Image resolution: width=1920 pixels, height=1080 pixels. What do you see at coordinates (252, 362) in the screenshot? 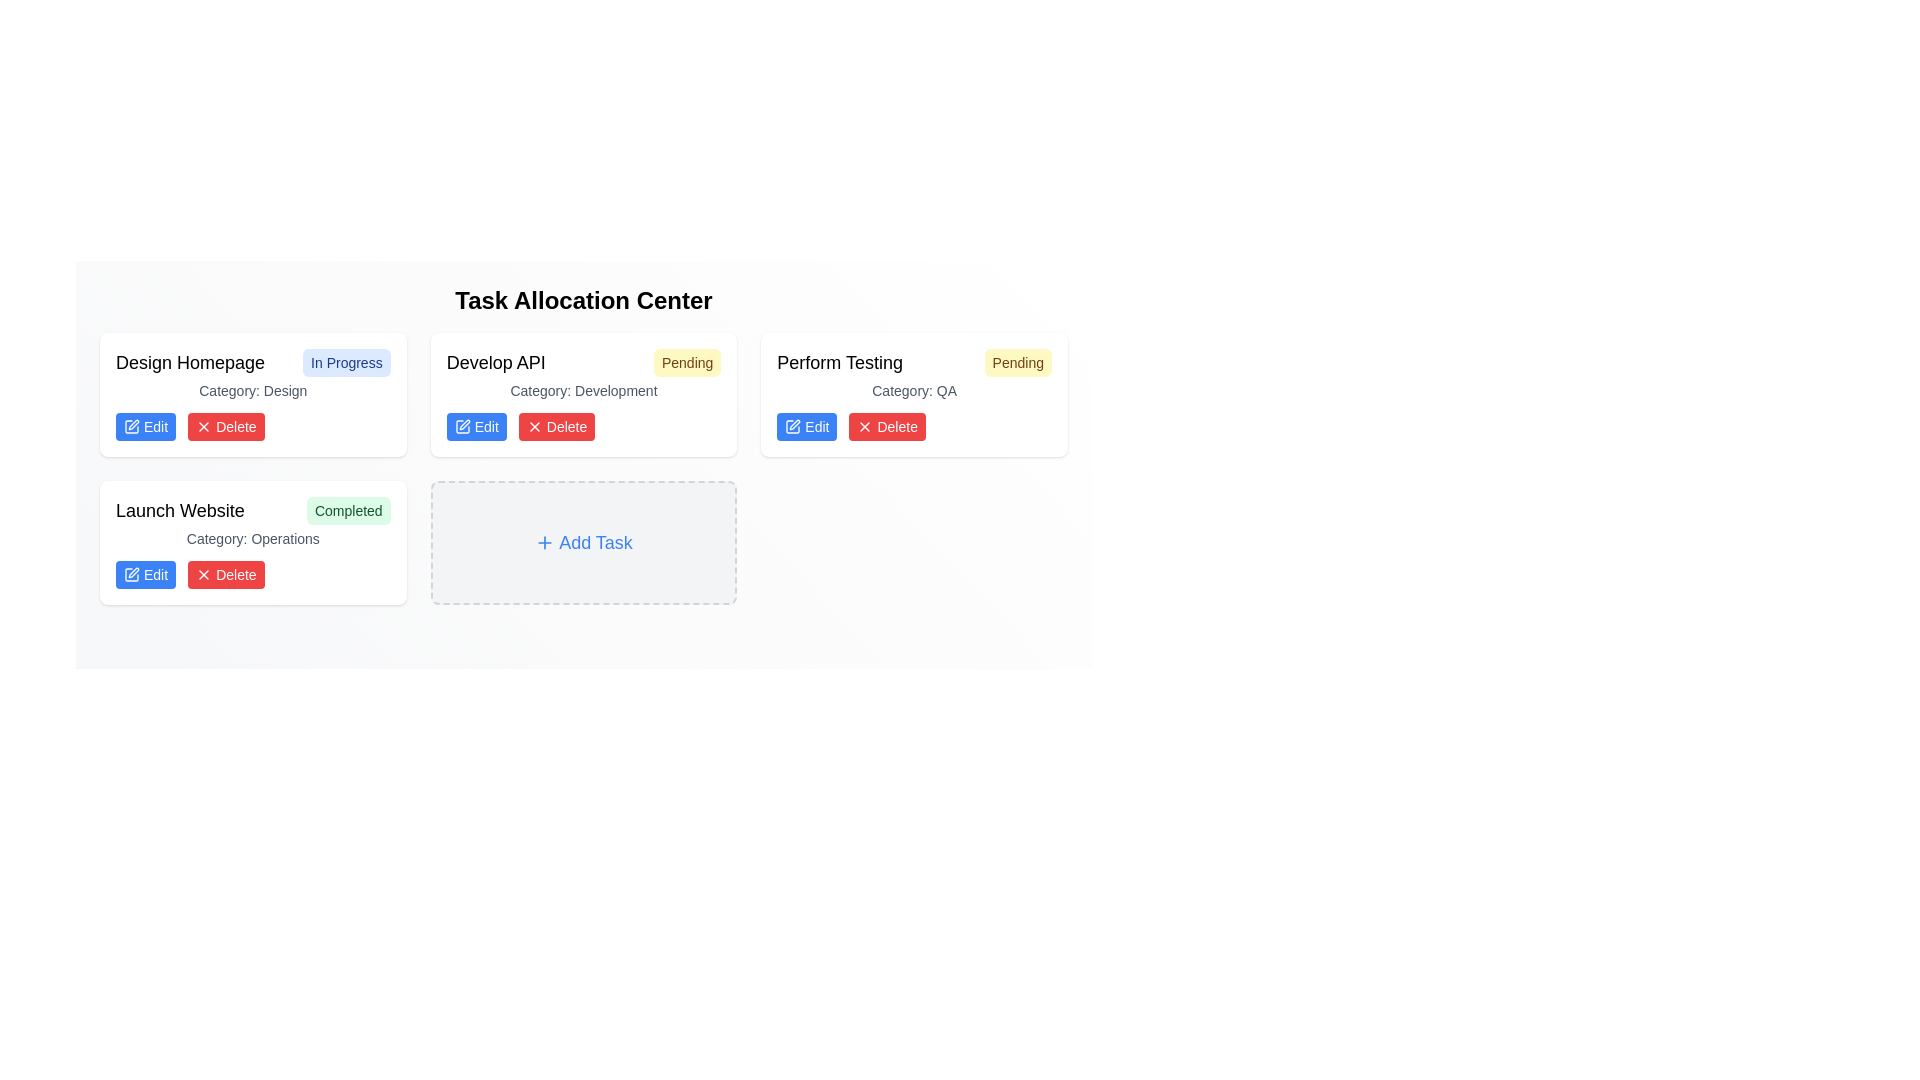
I see `the 'In Progress' badge of the task named 'Design Homepage'` at bounding box center [252, 362].